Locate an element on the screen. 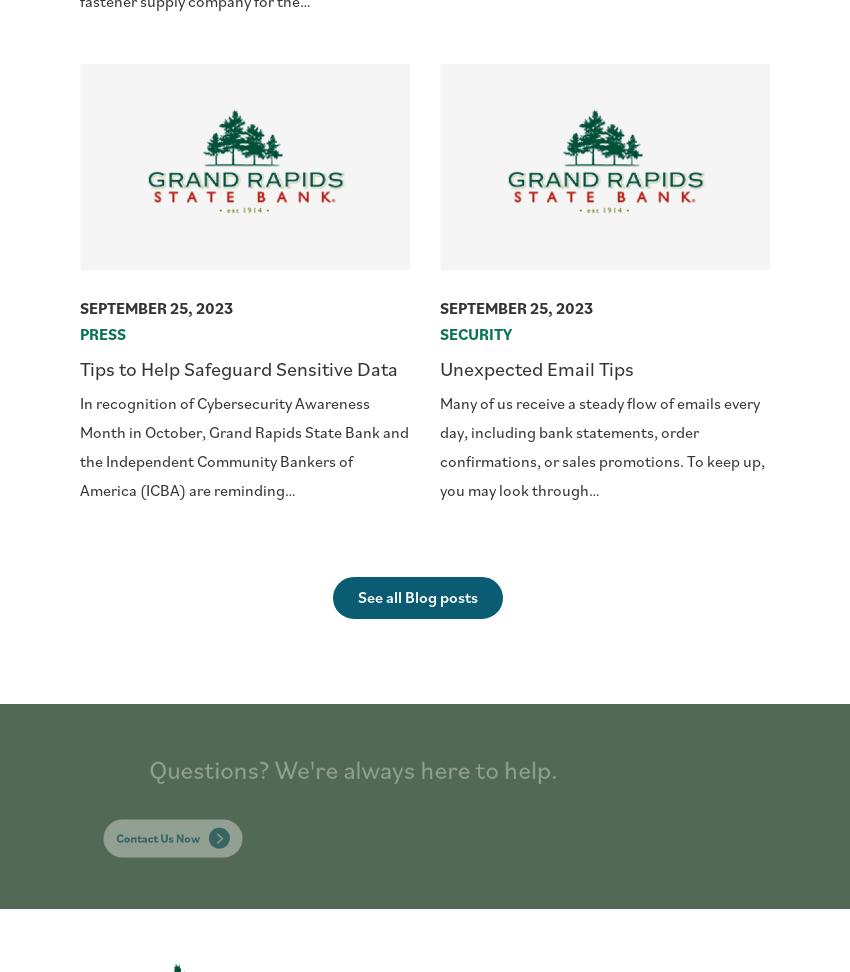 The image size is (850, 972). 'Press' is located at coordinates (102, 332).